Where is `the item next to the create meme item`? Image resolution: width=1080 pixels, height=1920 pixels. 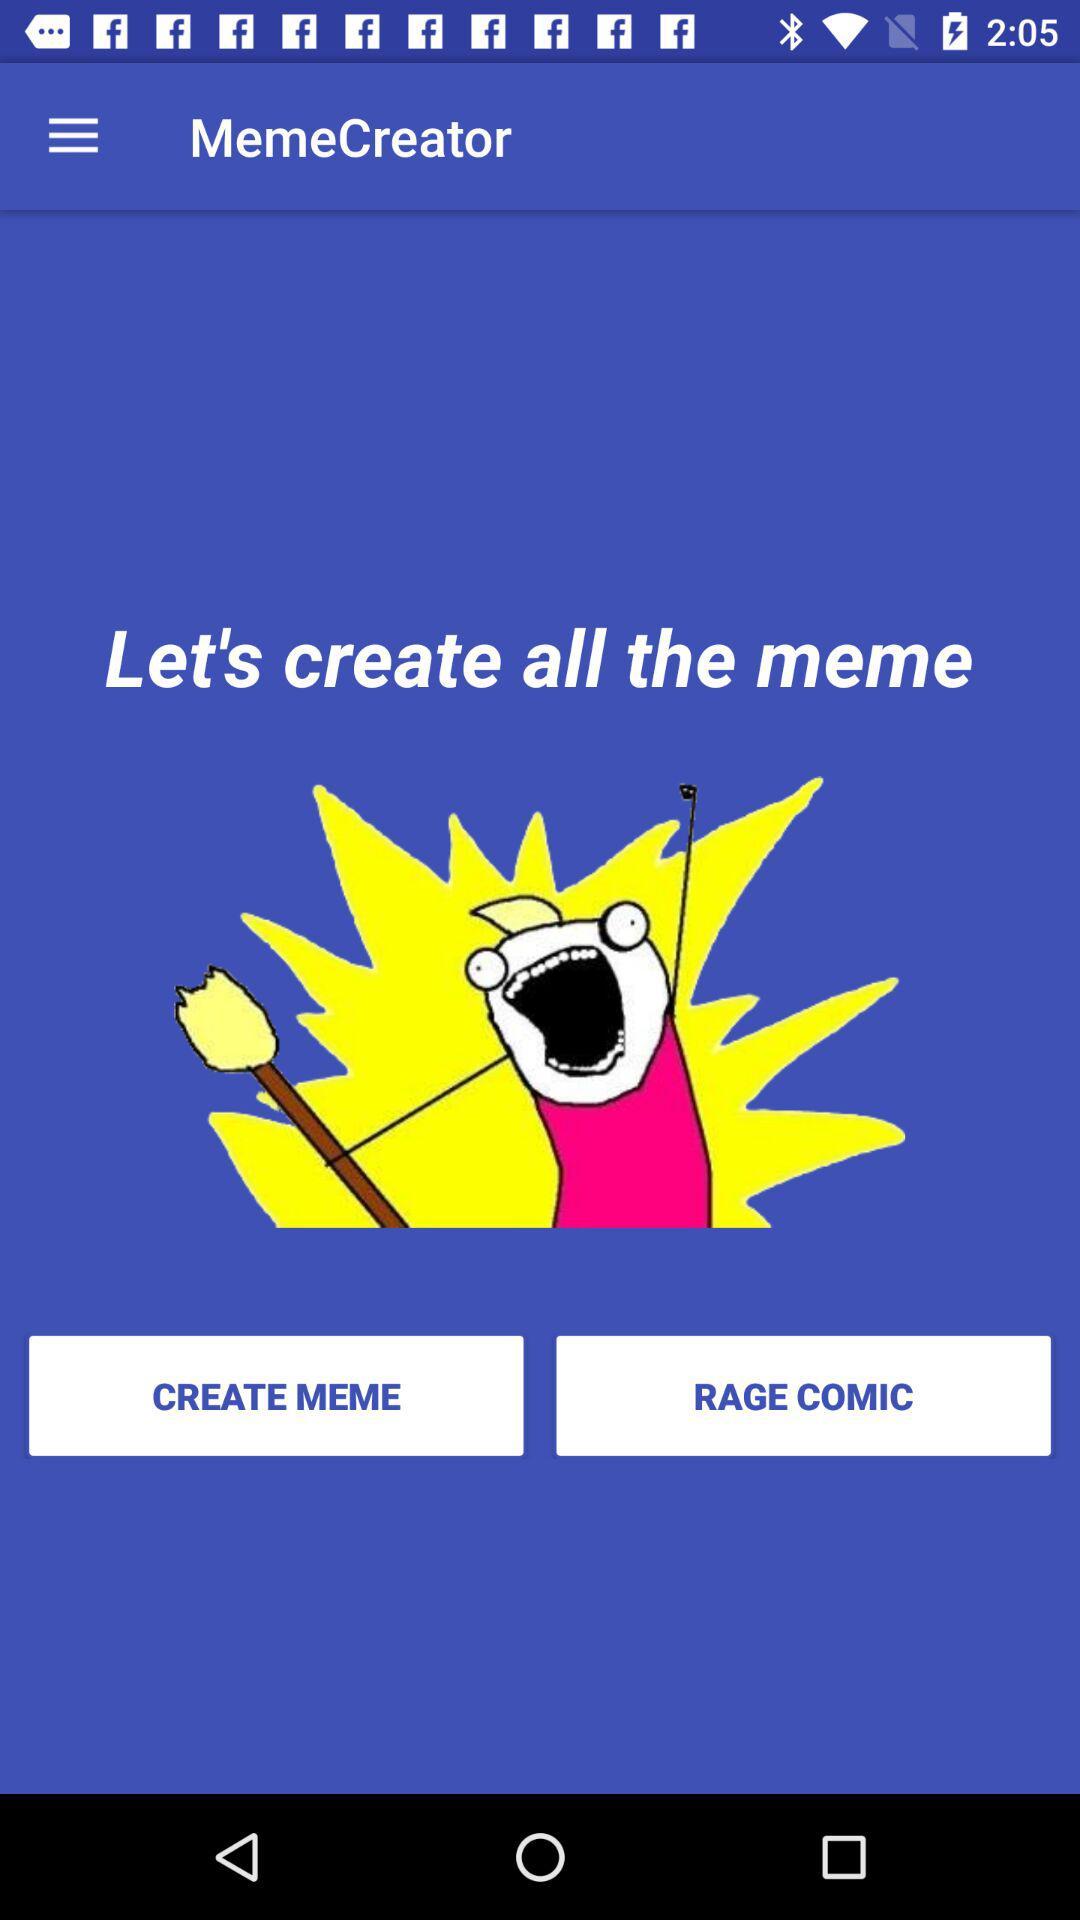
the item next to the create meme item is located at coordinates (802, 1394).